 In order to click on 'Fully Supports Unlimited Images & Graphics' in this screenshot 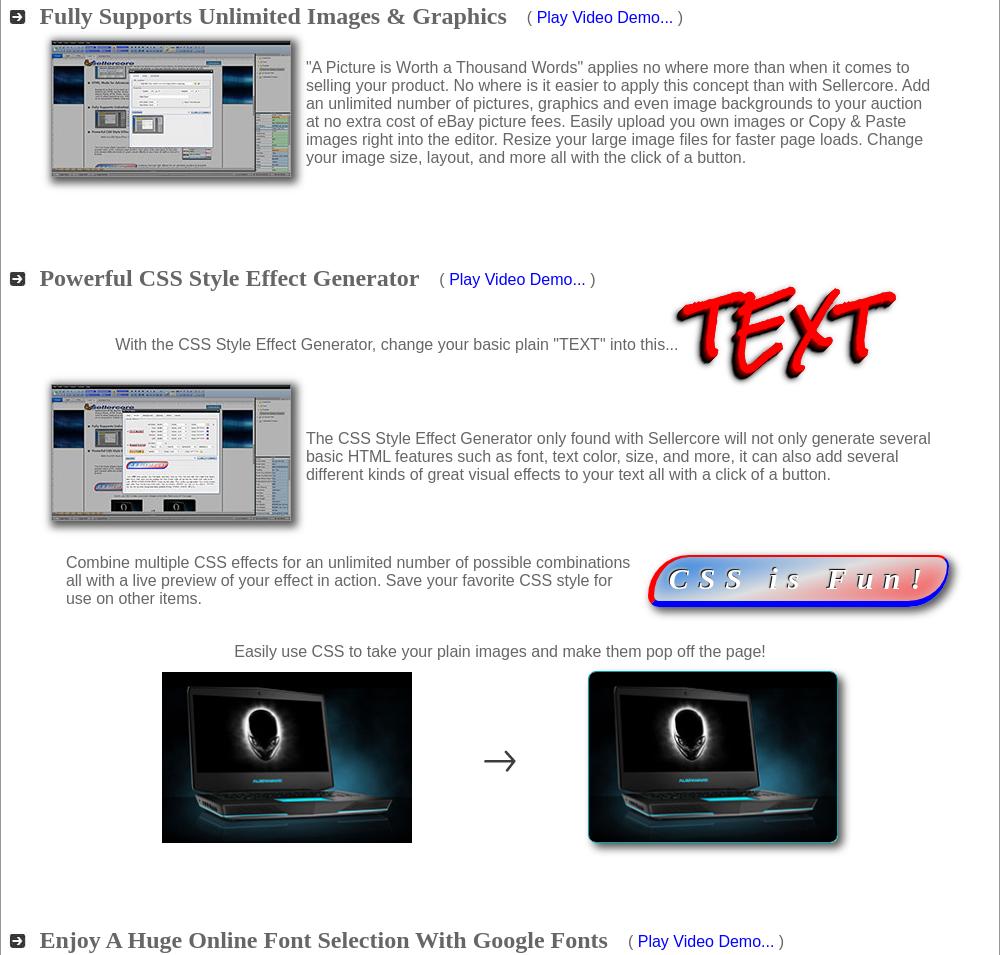, I will do `click(272, 15)`.